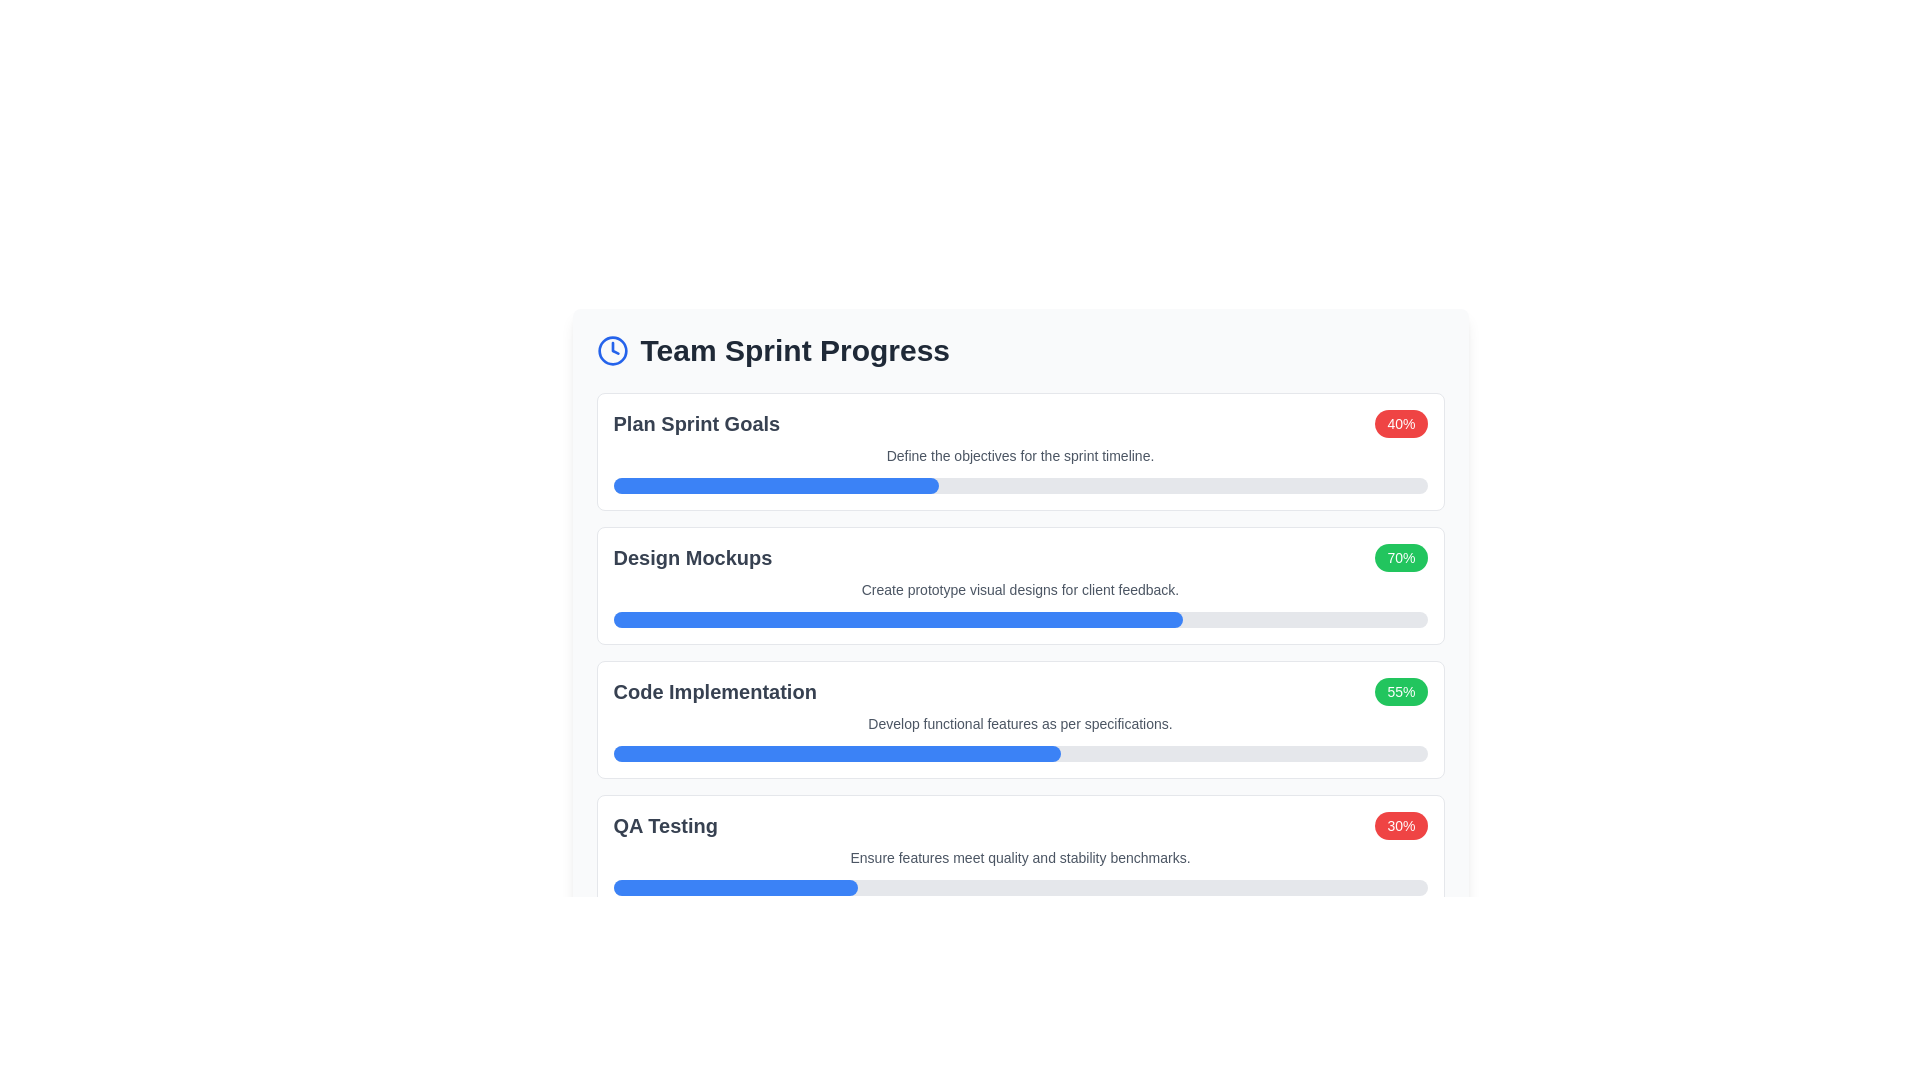 This screenshot has width=1920, height=1080. Describe the element at coordinates (1020, 753) in the screenshot. I see `the progress value of the progress bar indicating 'Code Implementation', which shows 55% completion, located beneath the relevant text in the third section of the progress items list` at that location.